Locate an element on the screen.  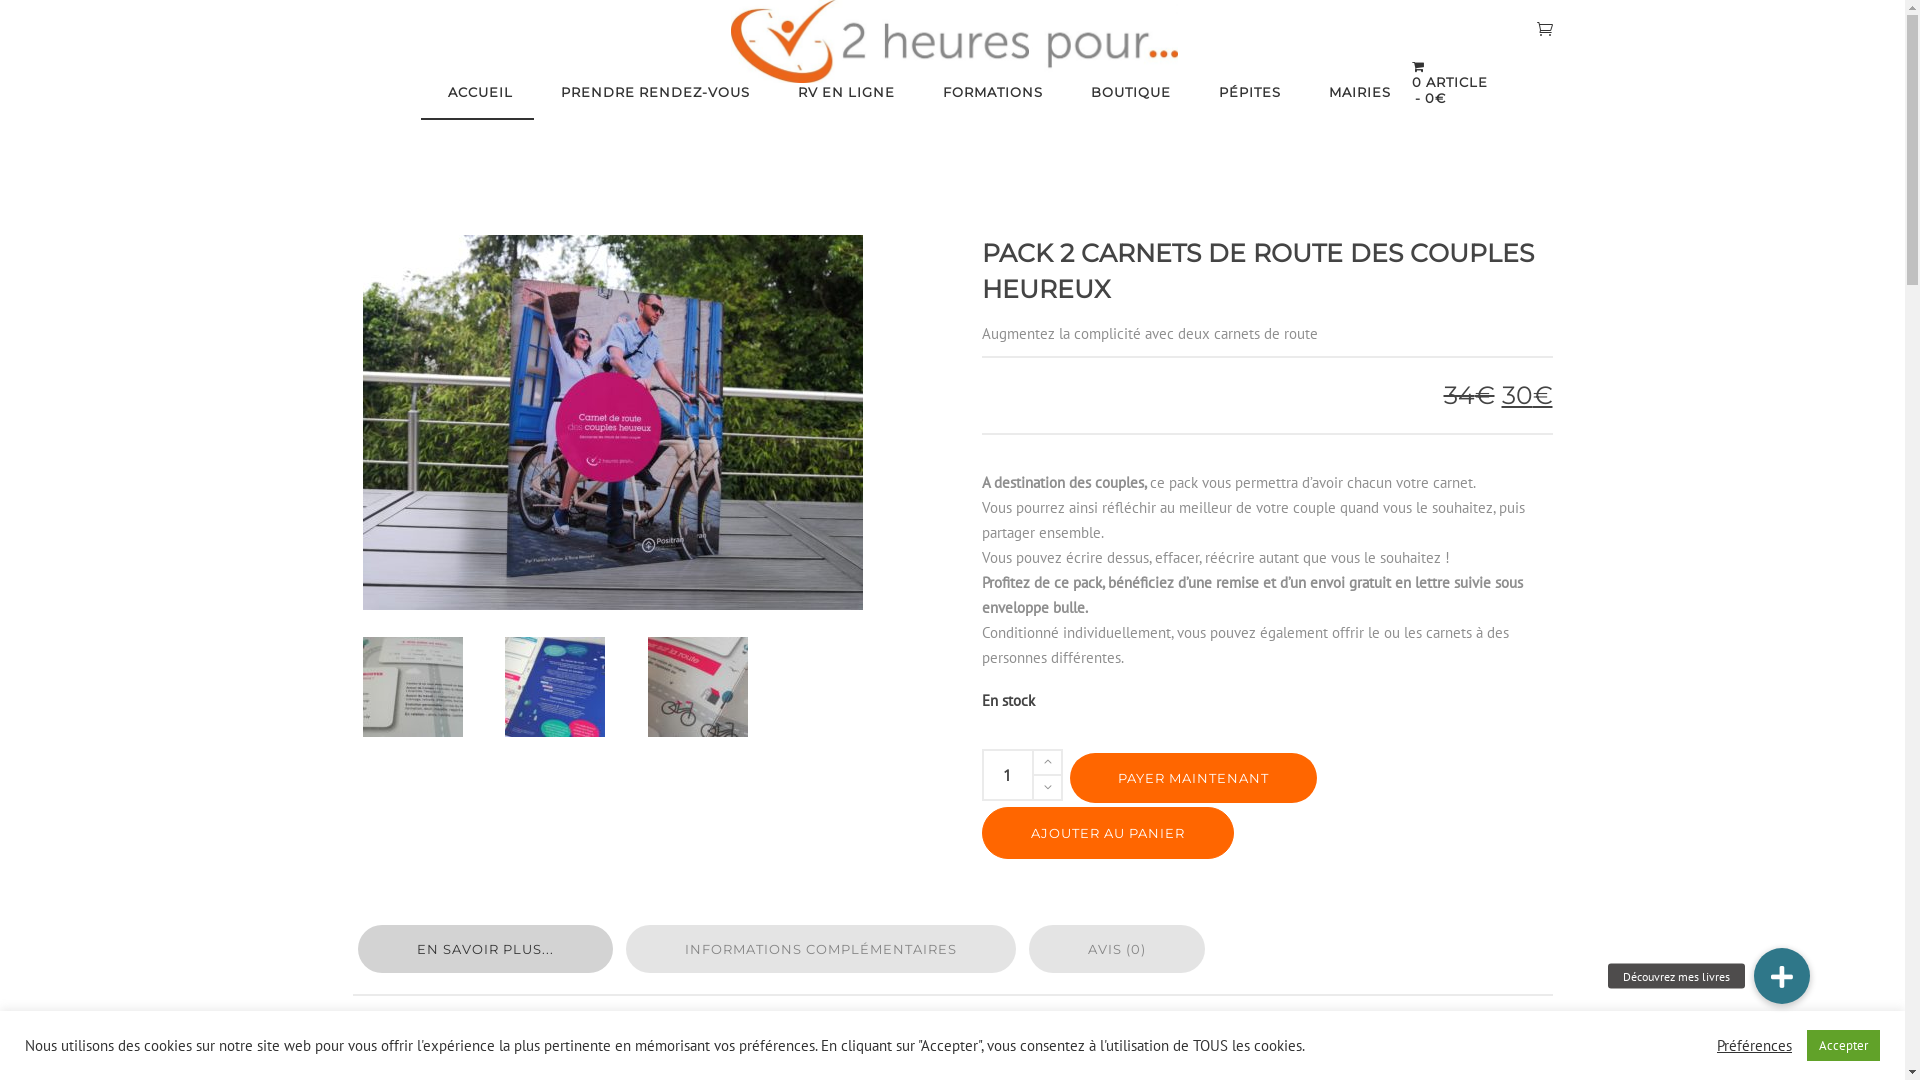
'Accepter' is located at coordinates (1842, 1044).